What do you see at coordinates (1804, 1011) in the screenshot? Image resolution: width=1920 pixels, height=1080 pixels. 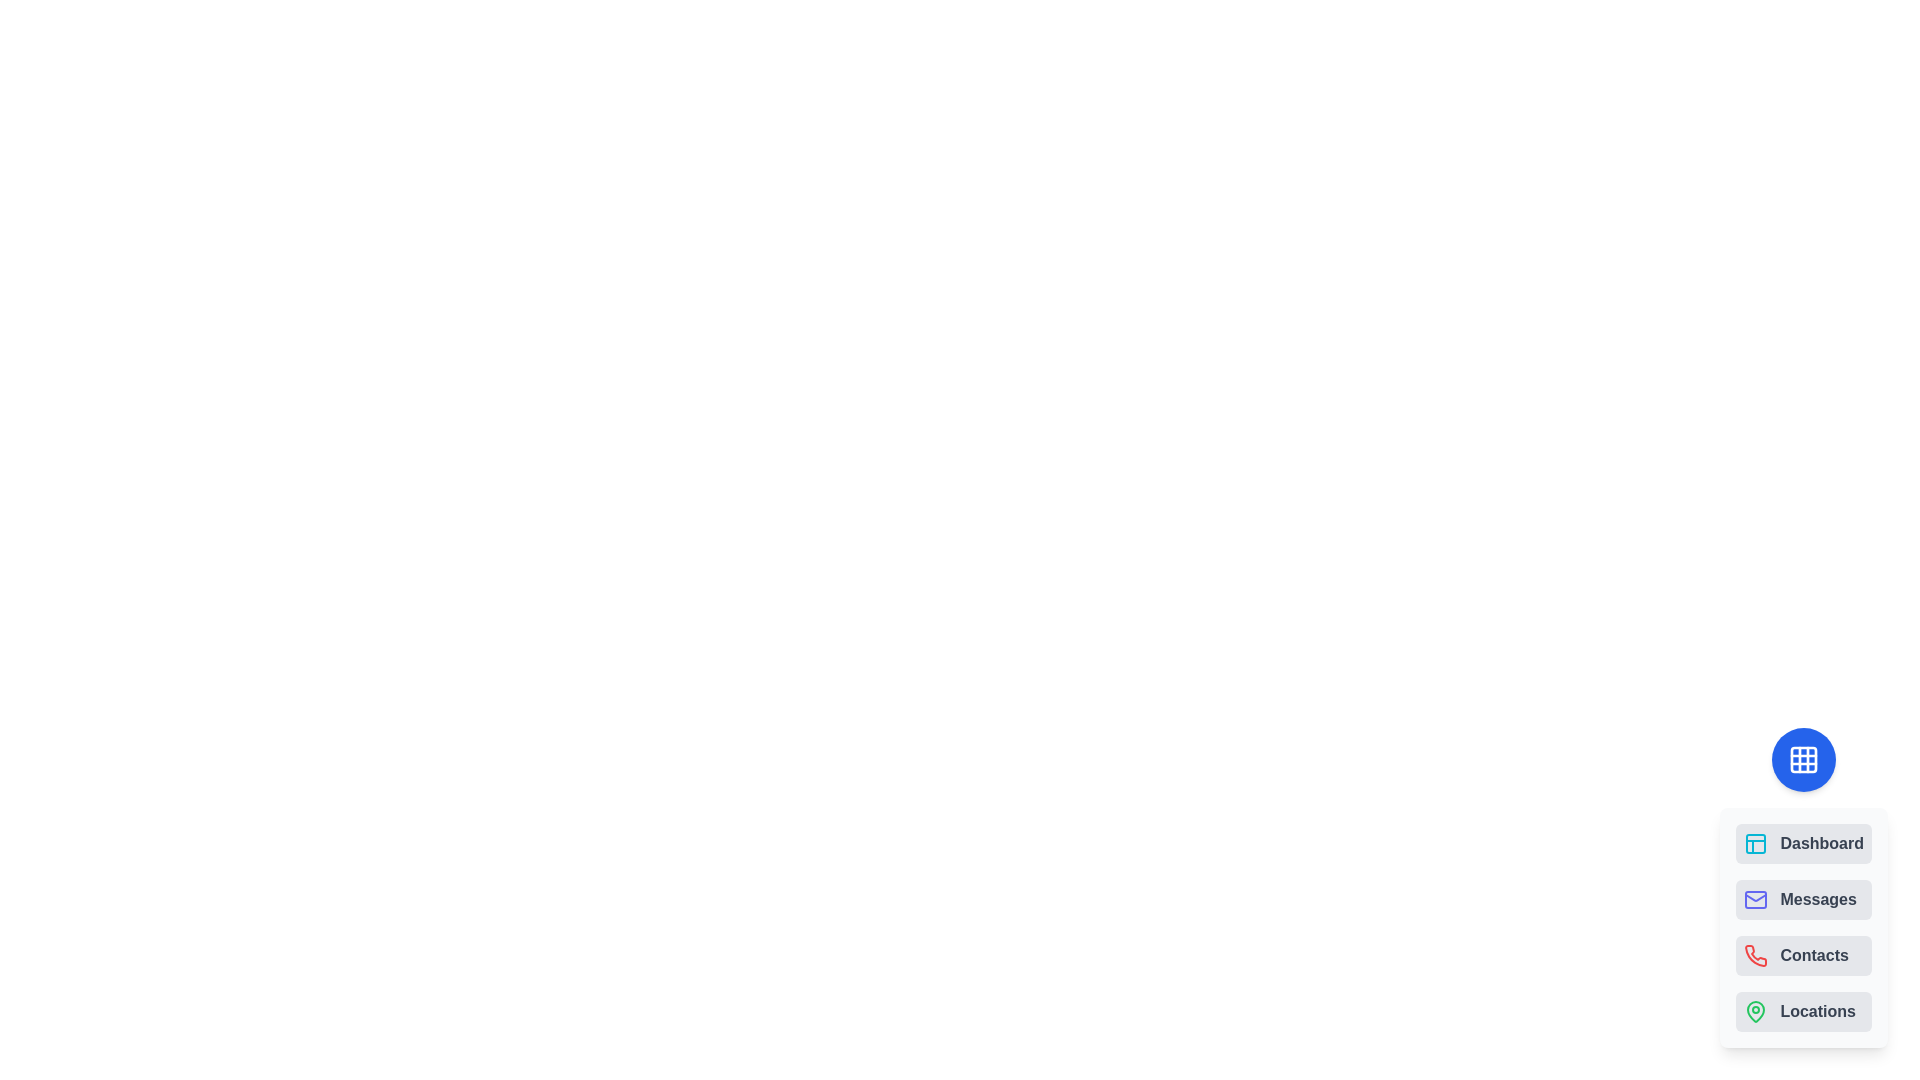 I see `the navigation option Locations from the speed dial` at bounding box center [1804, 1011].